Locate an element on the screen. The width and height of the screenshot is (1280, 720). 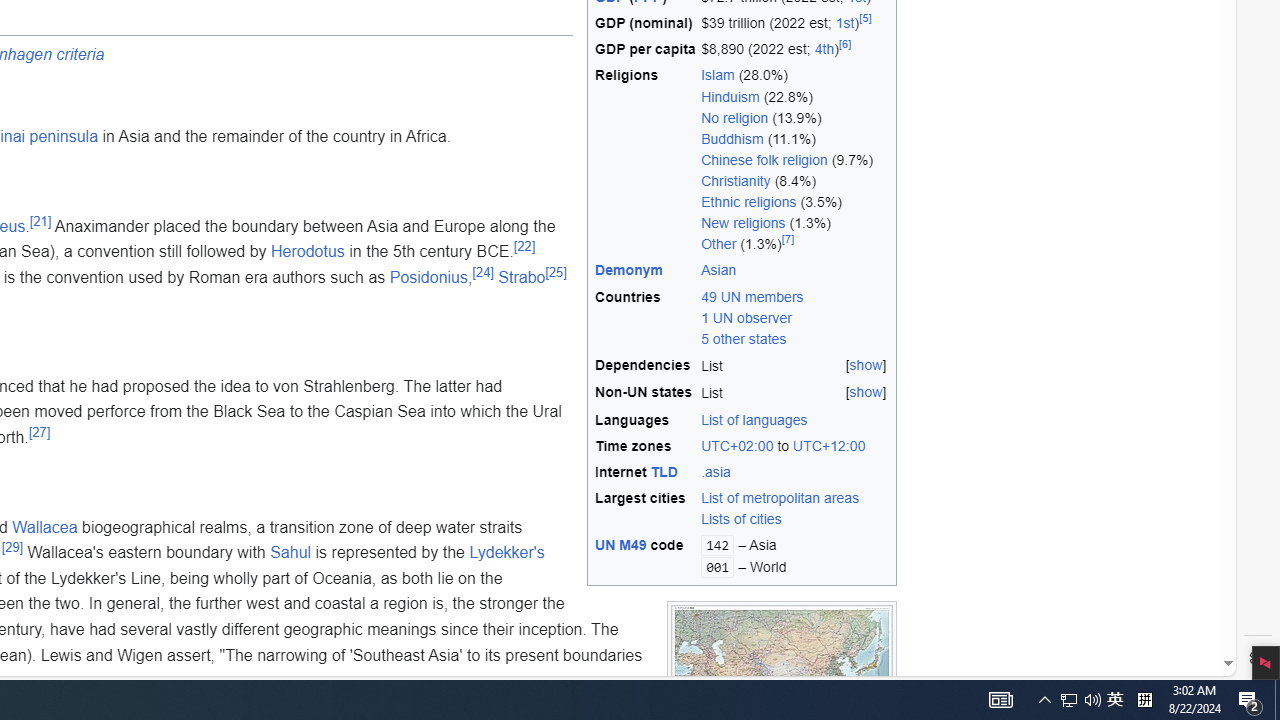
'GDP per capita' is located at coordinates (645, 49).